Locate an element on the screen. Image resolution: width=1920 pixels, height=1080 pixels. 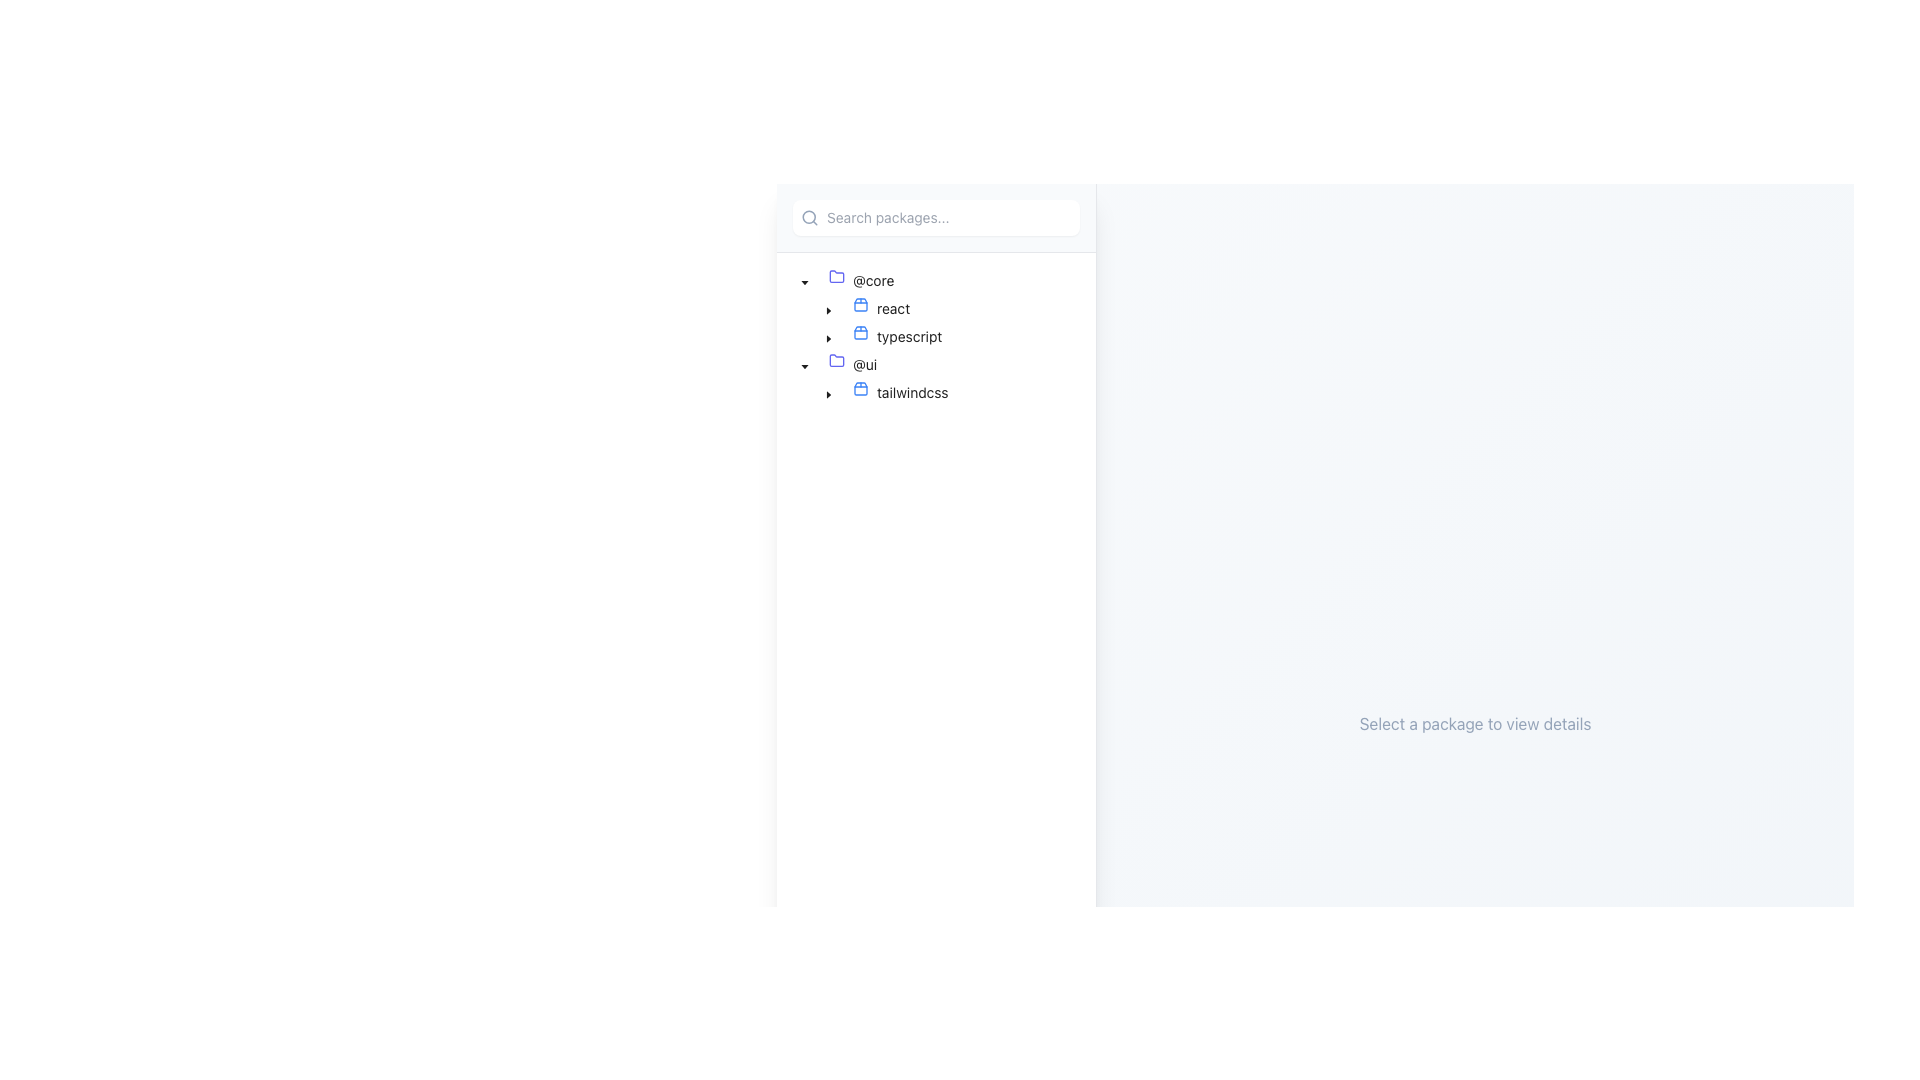
the 'tailwindcss' icon located is located at coordinates (864, 393).